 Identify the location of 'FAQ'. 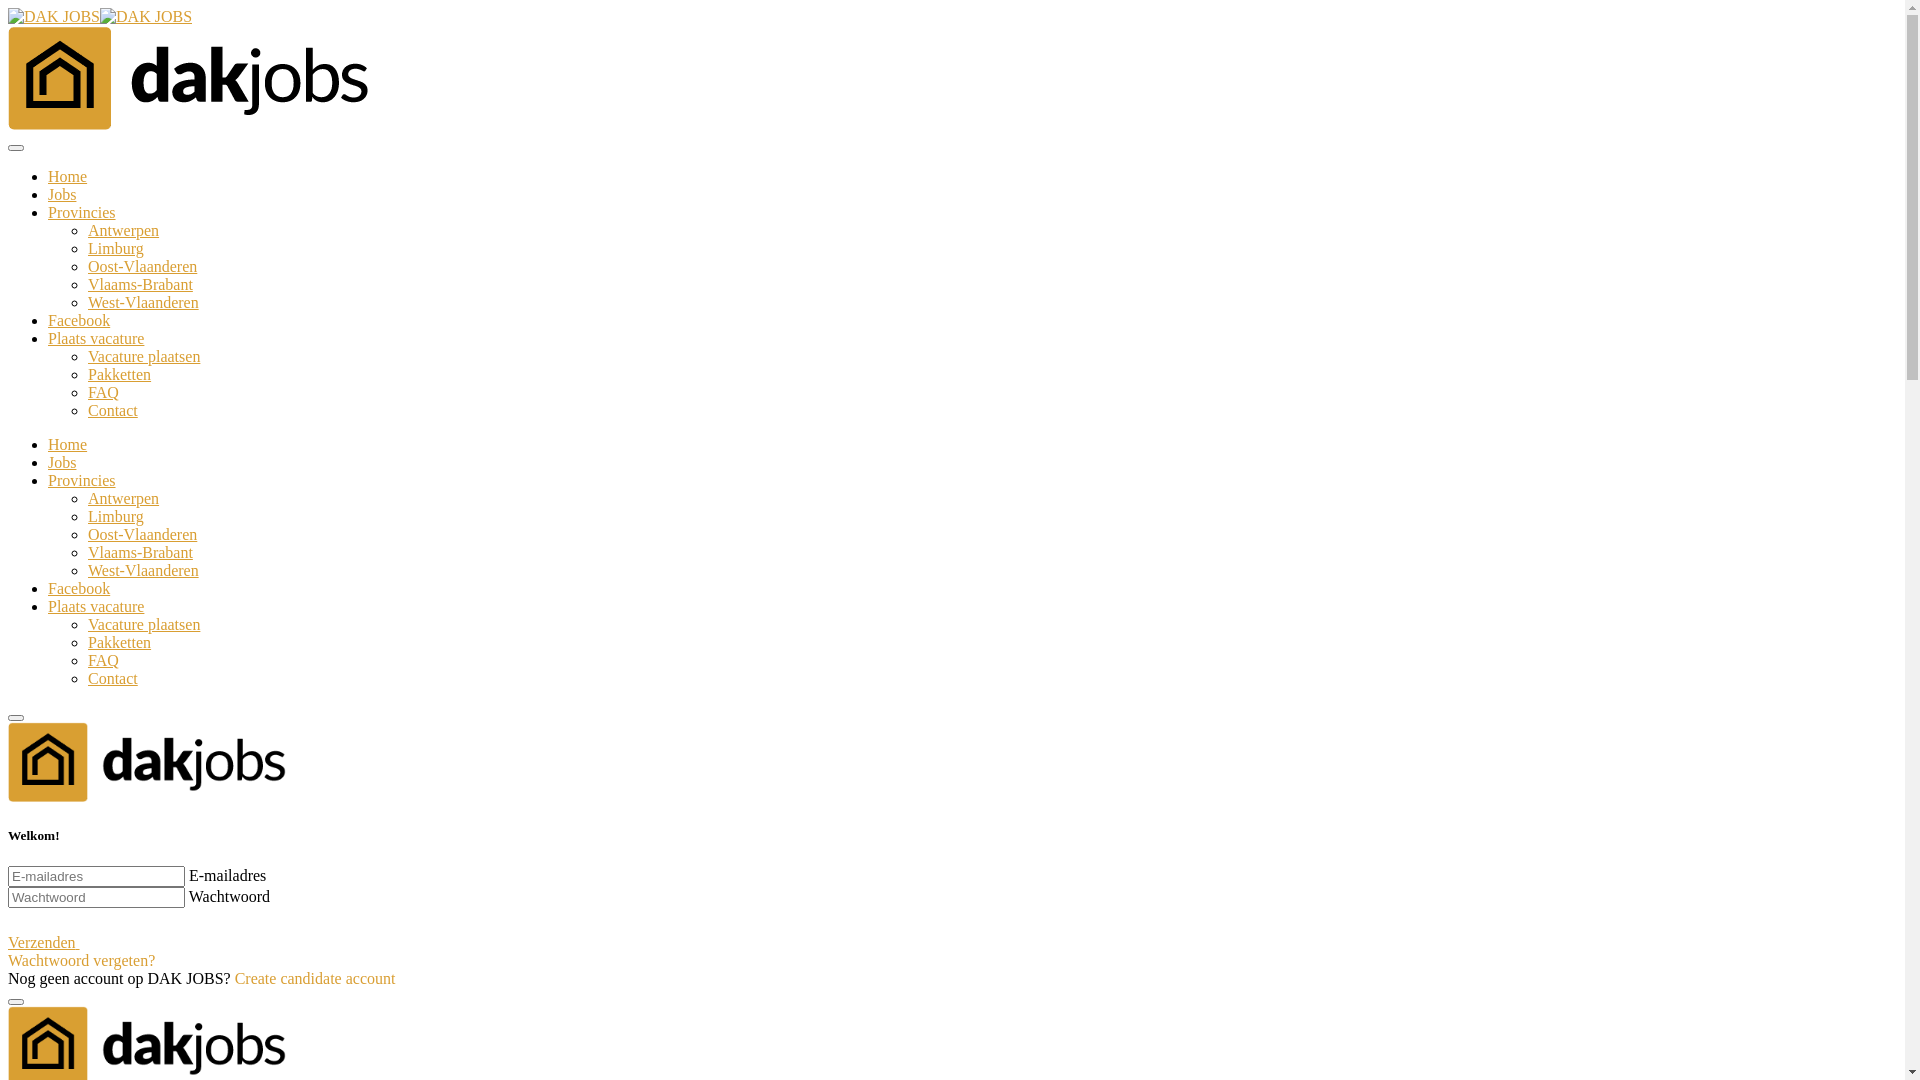
(102, 660).